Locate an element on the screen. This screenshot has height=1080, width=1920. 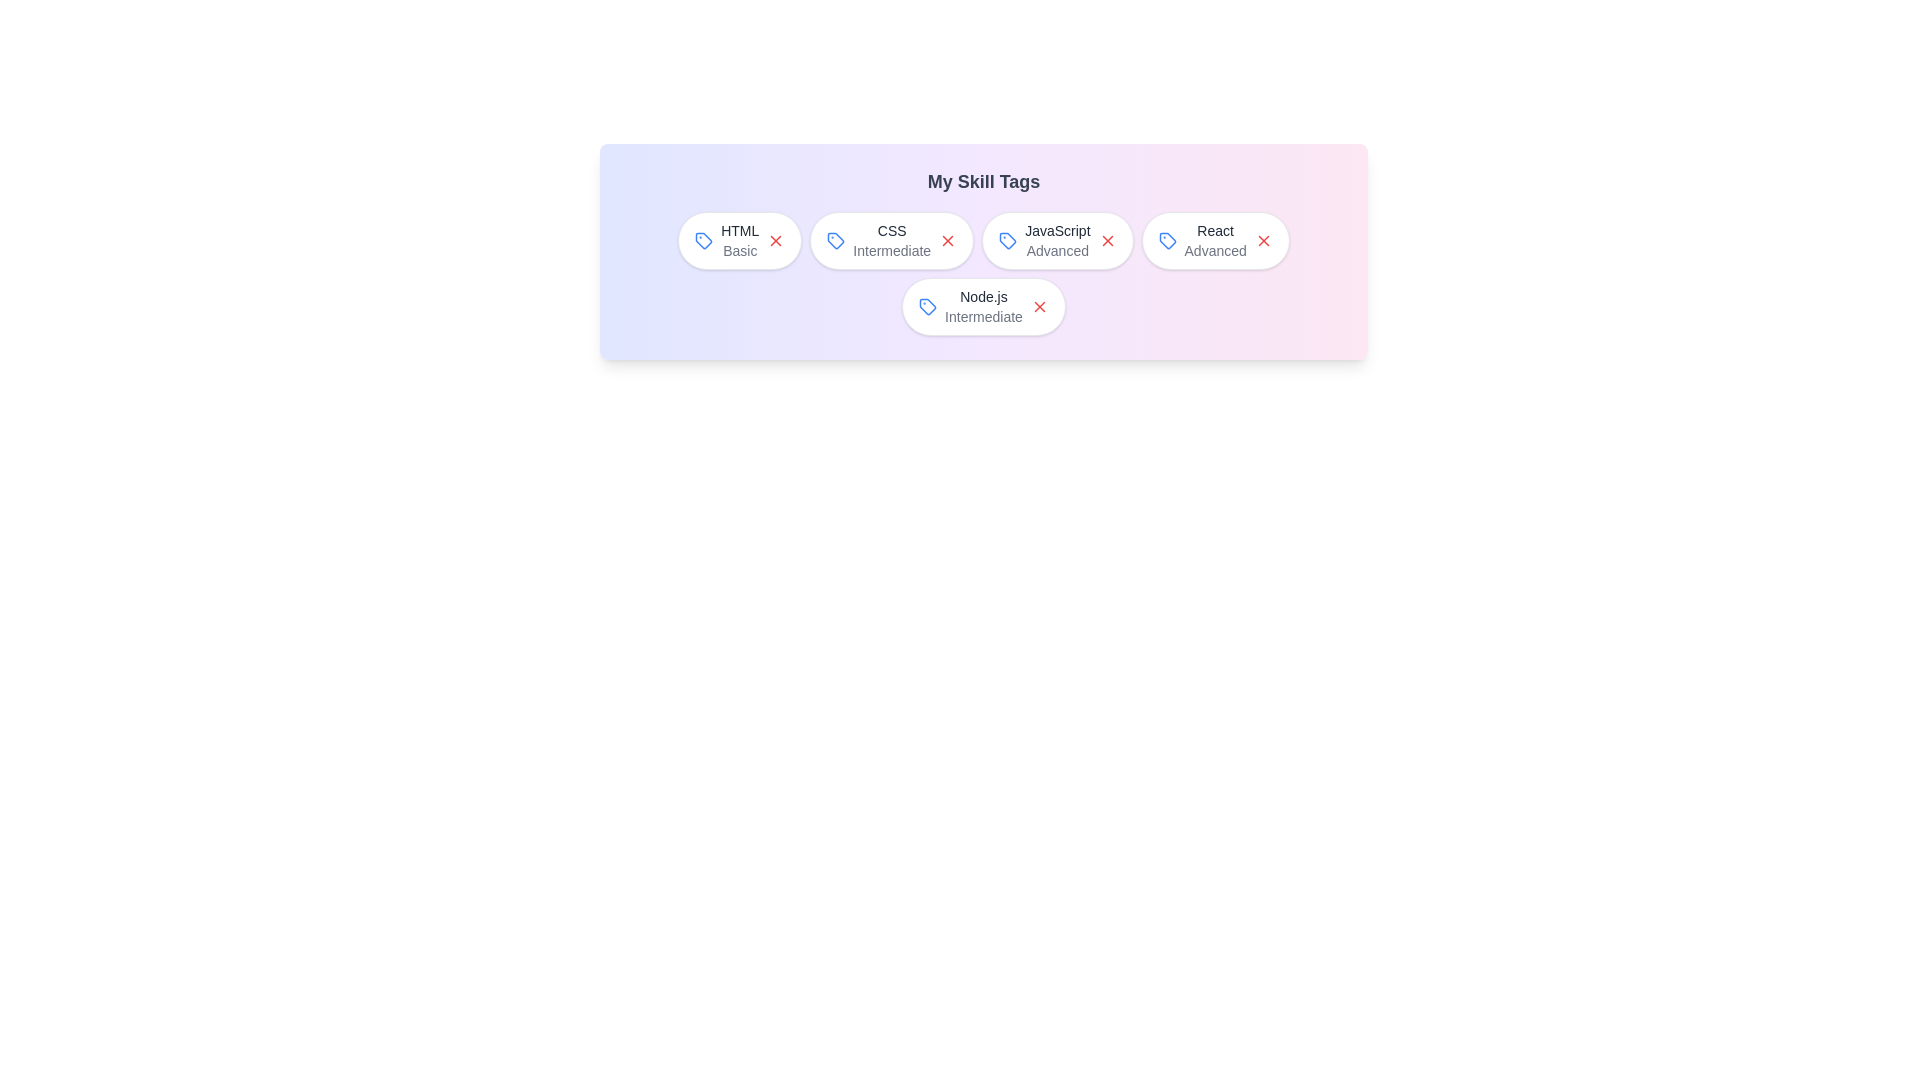
the tag icon next to the skill HTML is located at coordinates (704, 239).